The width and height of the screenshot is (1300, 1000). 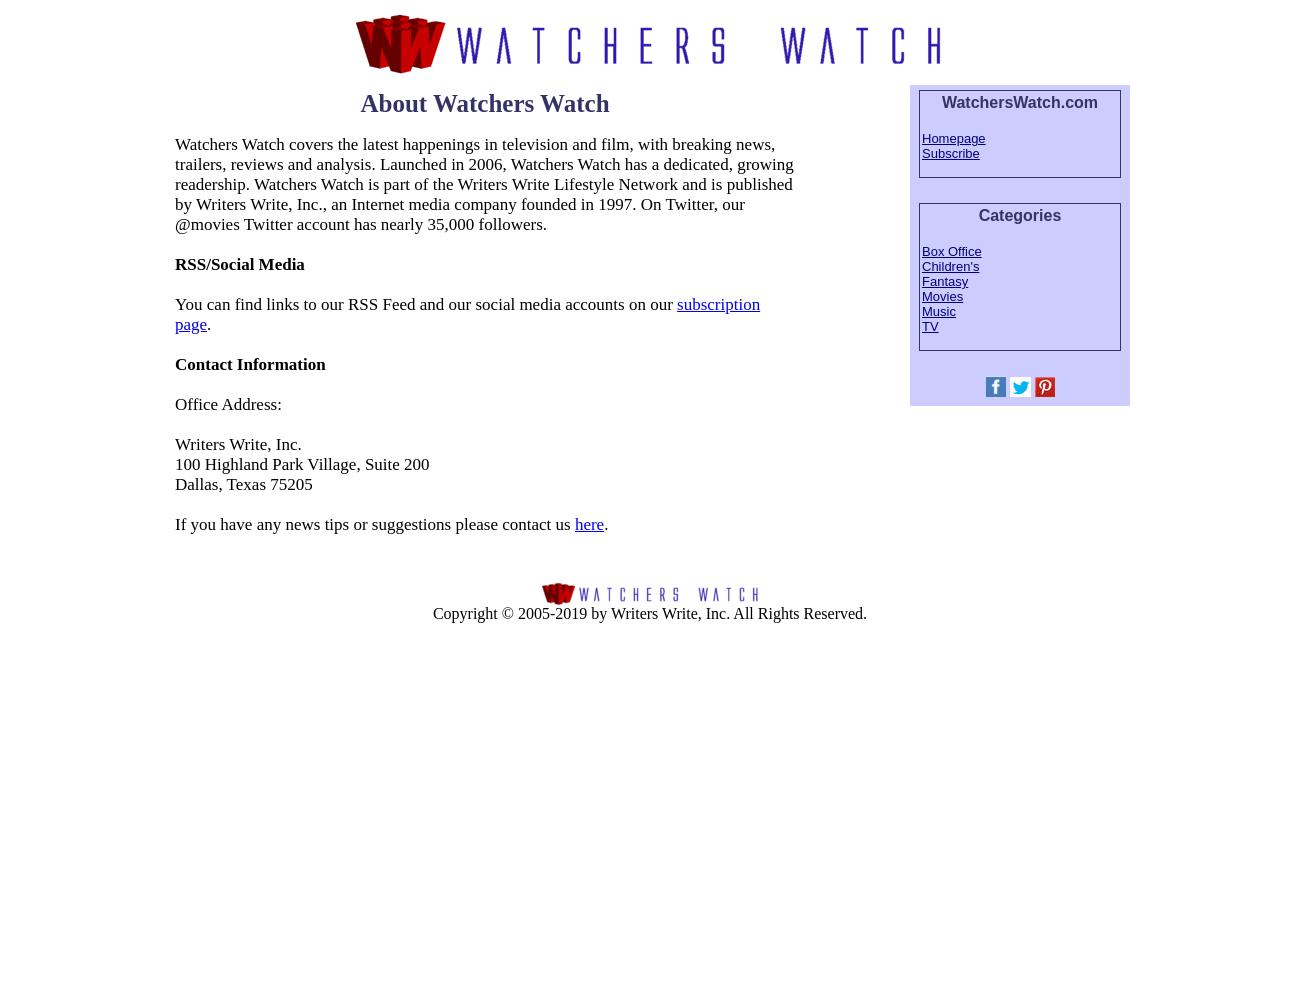 I want to click on 'Copyright © 2005-2019 by Writers Write, Inc. All Rights Reserved.', so click(x=649, y=611).